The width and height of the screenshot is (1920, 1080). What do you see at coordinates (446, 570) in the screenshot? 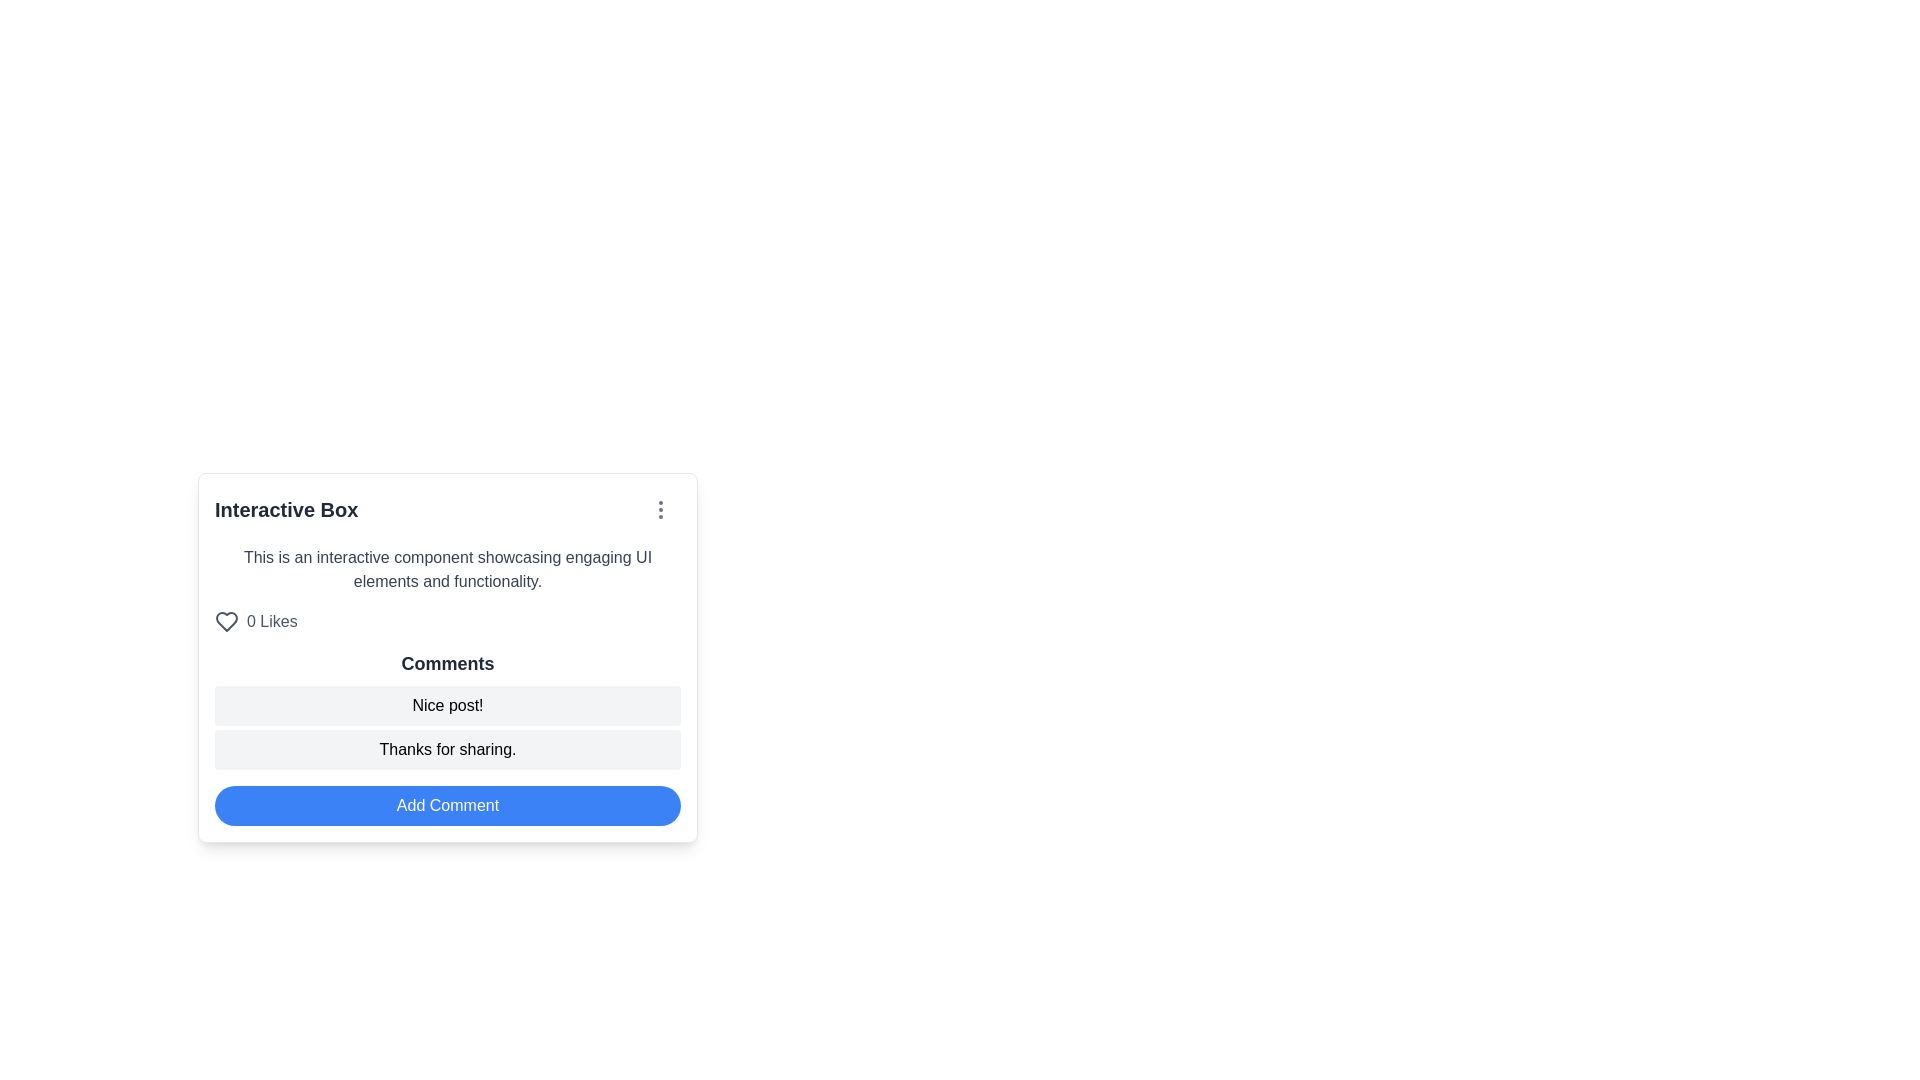
I see `text displayed in the text block that says 'This is an interactive component showcasing engaging UI elements and functionality.' This text label is styled in gray and is positioned below the 'Interactive Box' title and above the '0 Likes' label` at bounding box center [446, 570].